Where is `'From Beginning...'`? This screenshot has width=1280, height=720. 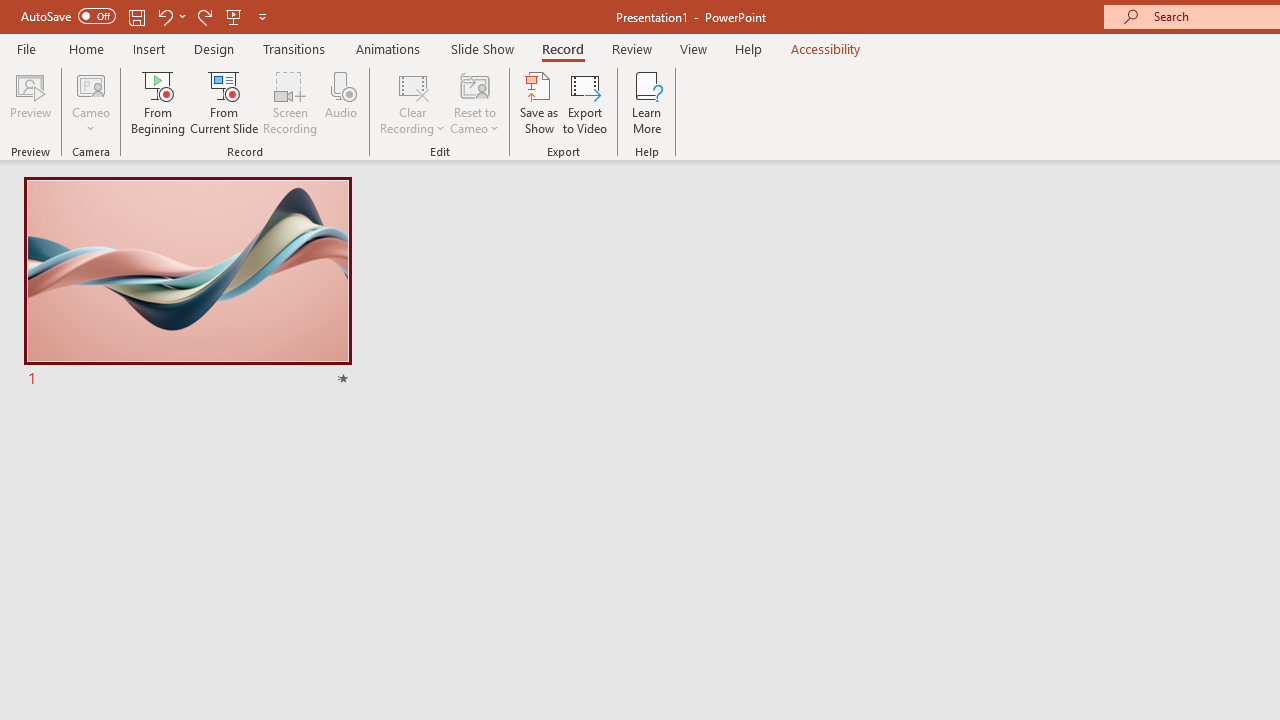 'From Beginning...' is located at coordinates (157, 103).